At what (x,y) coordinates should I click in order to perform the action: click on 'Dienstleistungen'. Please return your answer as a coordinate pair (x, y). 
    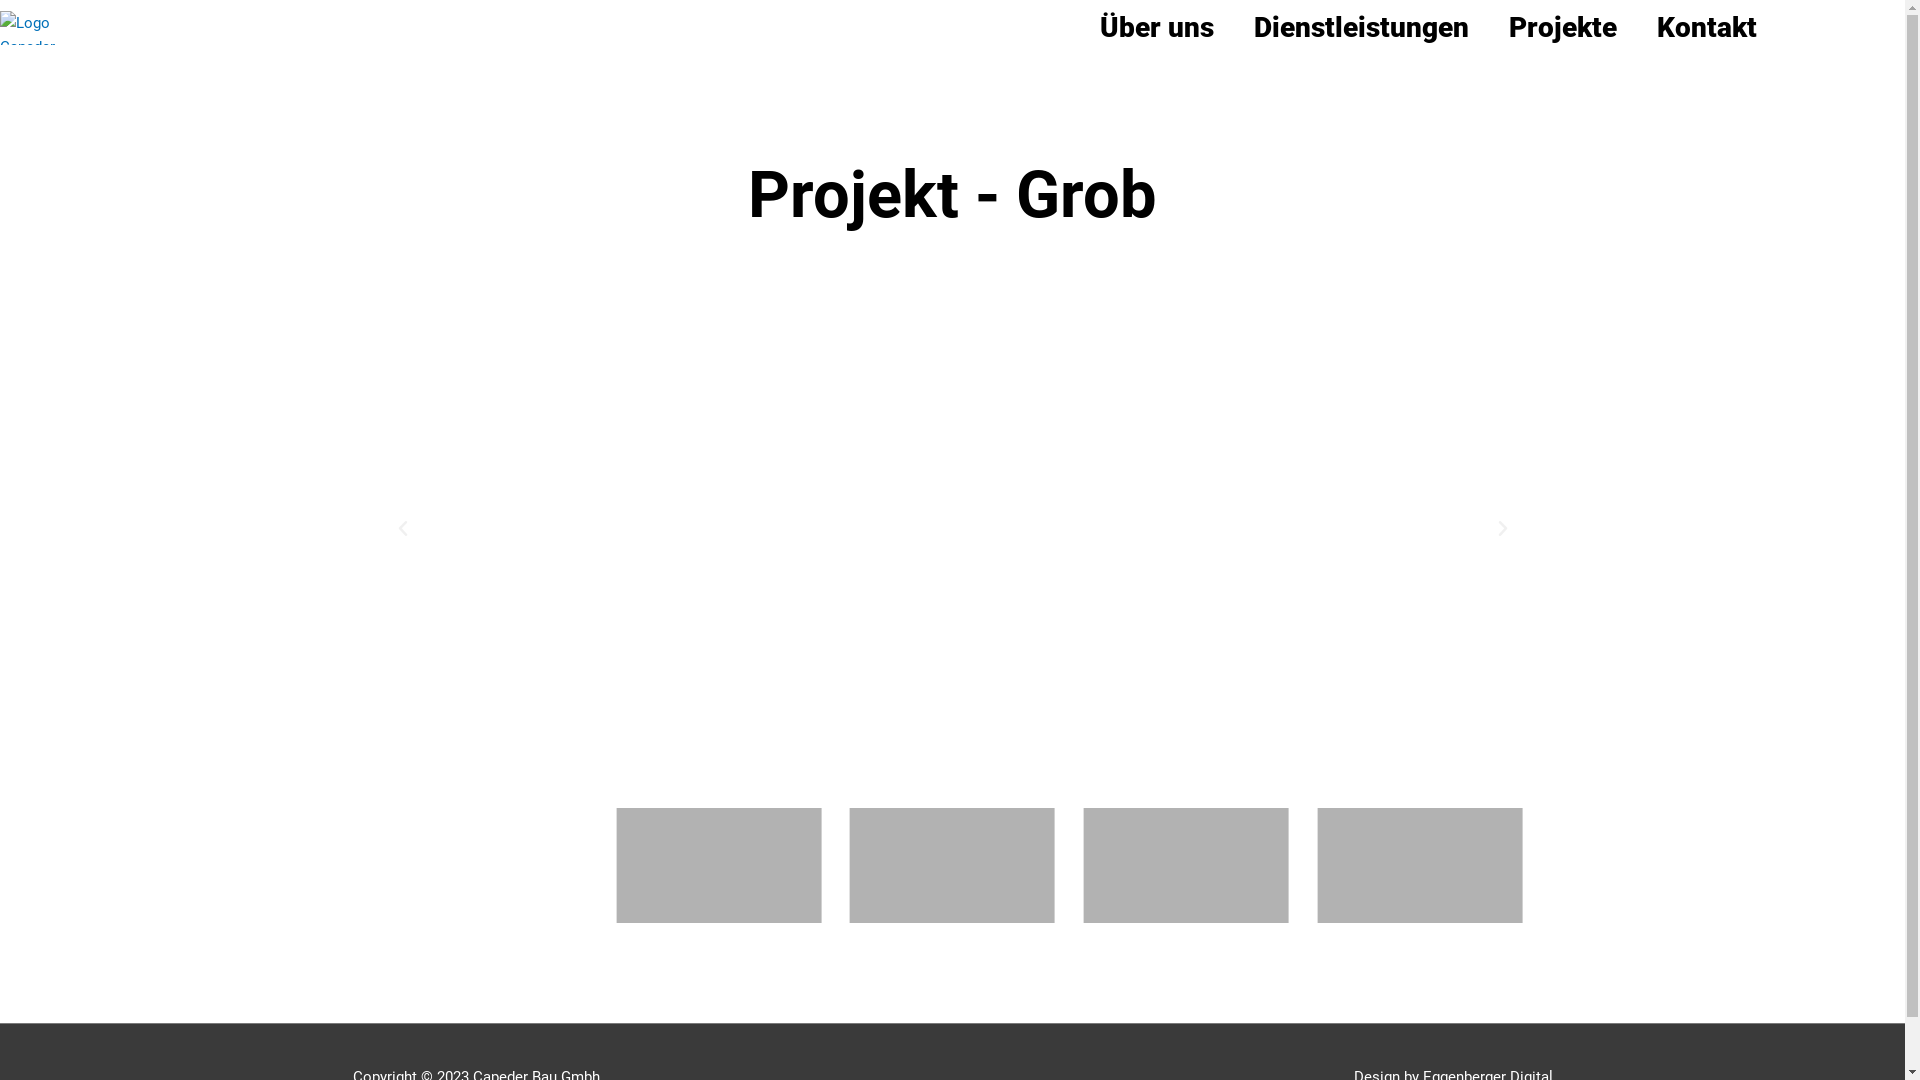
    Looking at the image, I should click on (1360, 27).